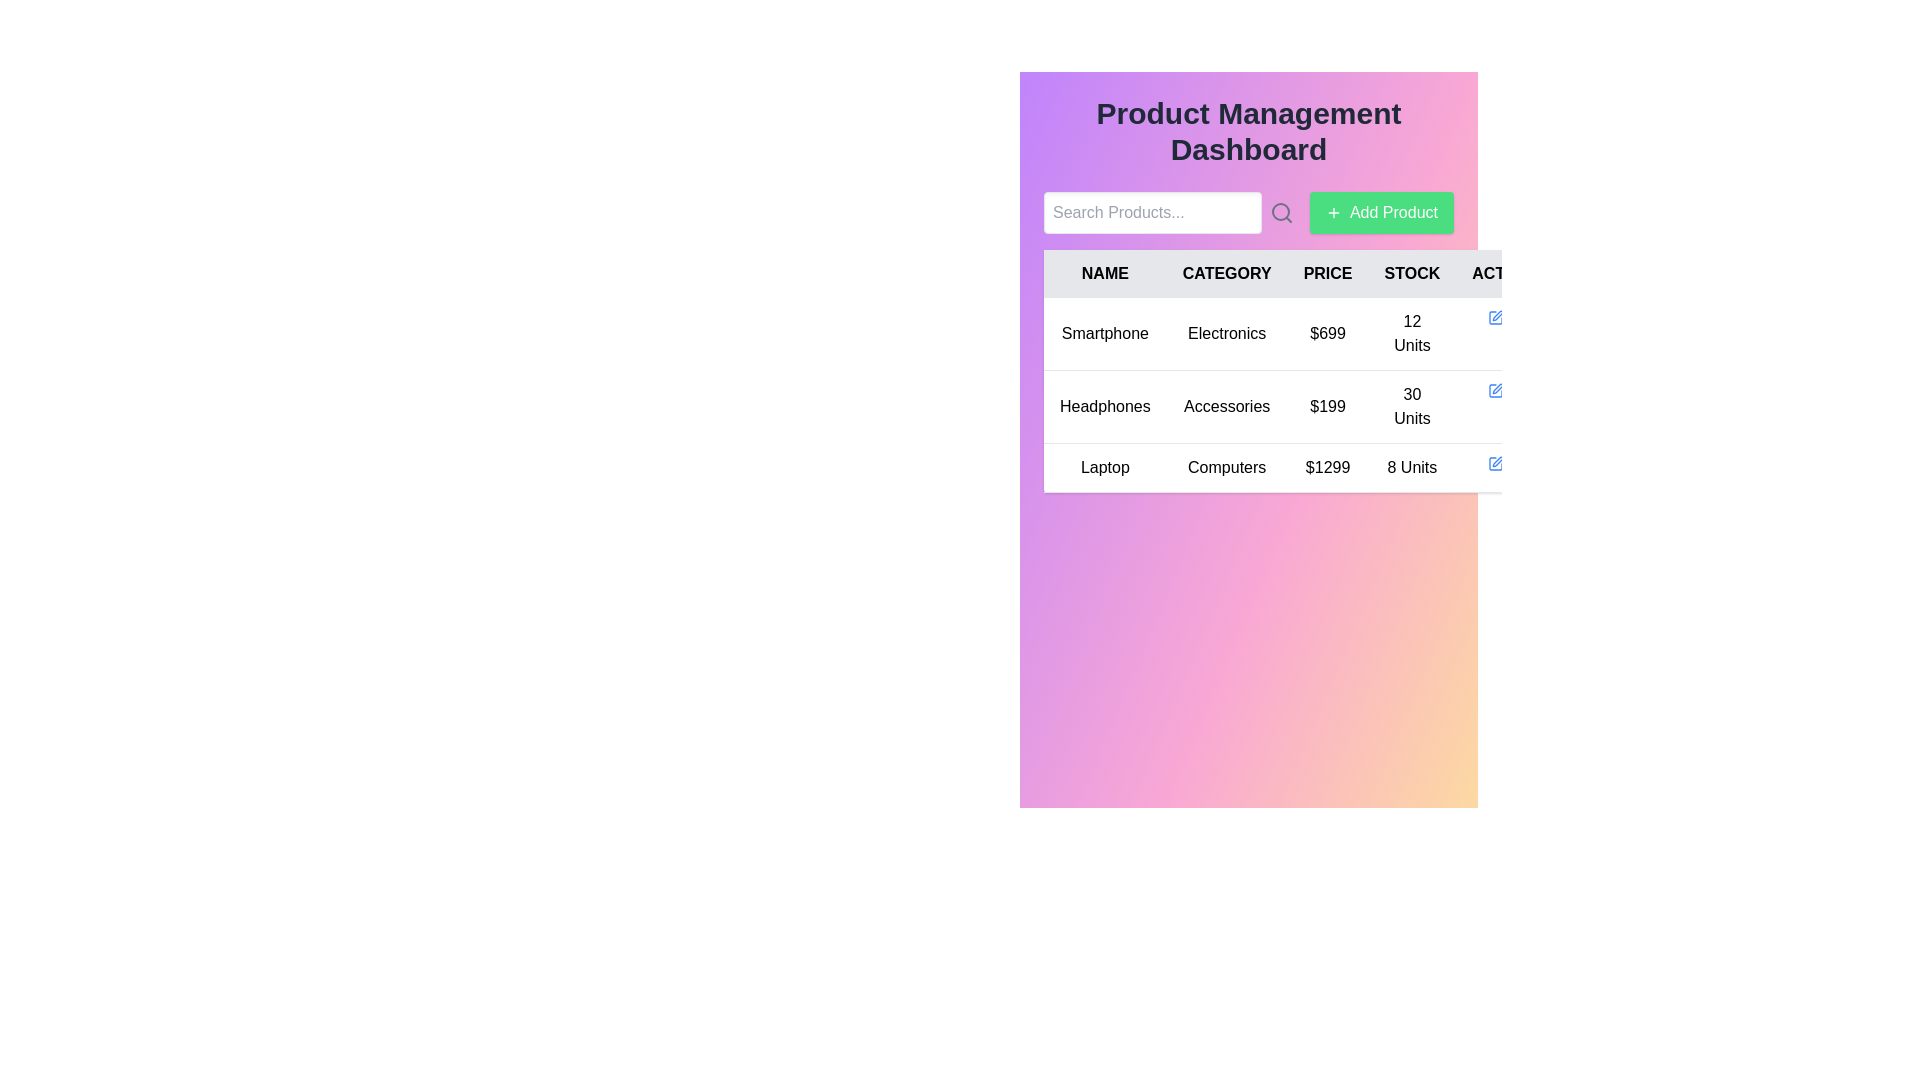  What do you see at coordinates (1328, 333) in the screenshot?
I see `the static text displaying the price "$699" in bold black font, located in the third column of the first row of the table under the label "PRICE."` at bounding box center [1328, 333].